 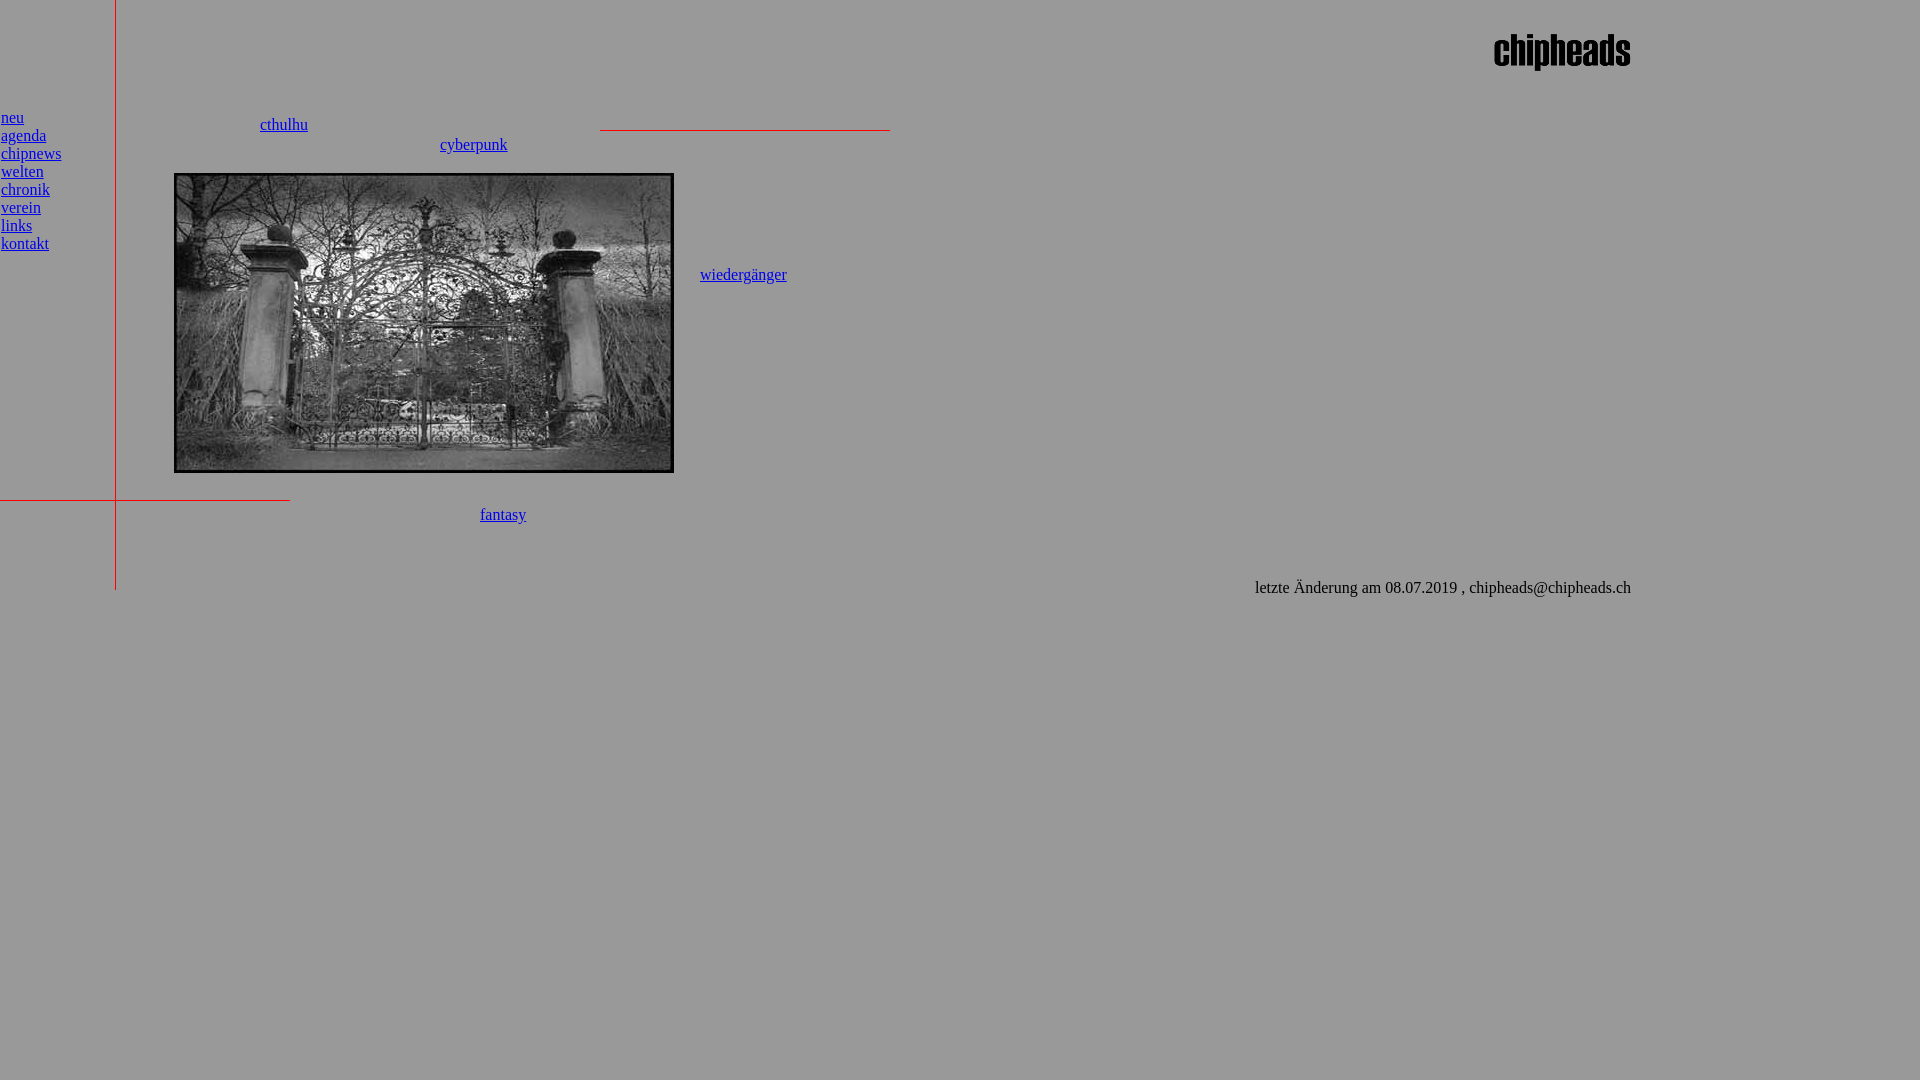 What do you see at coordinates (16, 225) in the screenshot?
I see `'links'` at bounding box center [16, 225].